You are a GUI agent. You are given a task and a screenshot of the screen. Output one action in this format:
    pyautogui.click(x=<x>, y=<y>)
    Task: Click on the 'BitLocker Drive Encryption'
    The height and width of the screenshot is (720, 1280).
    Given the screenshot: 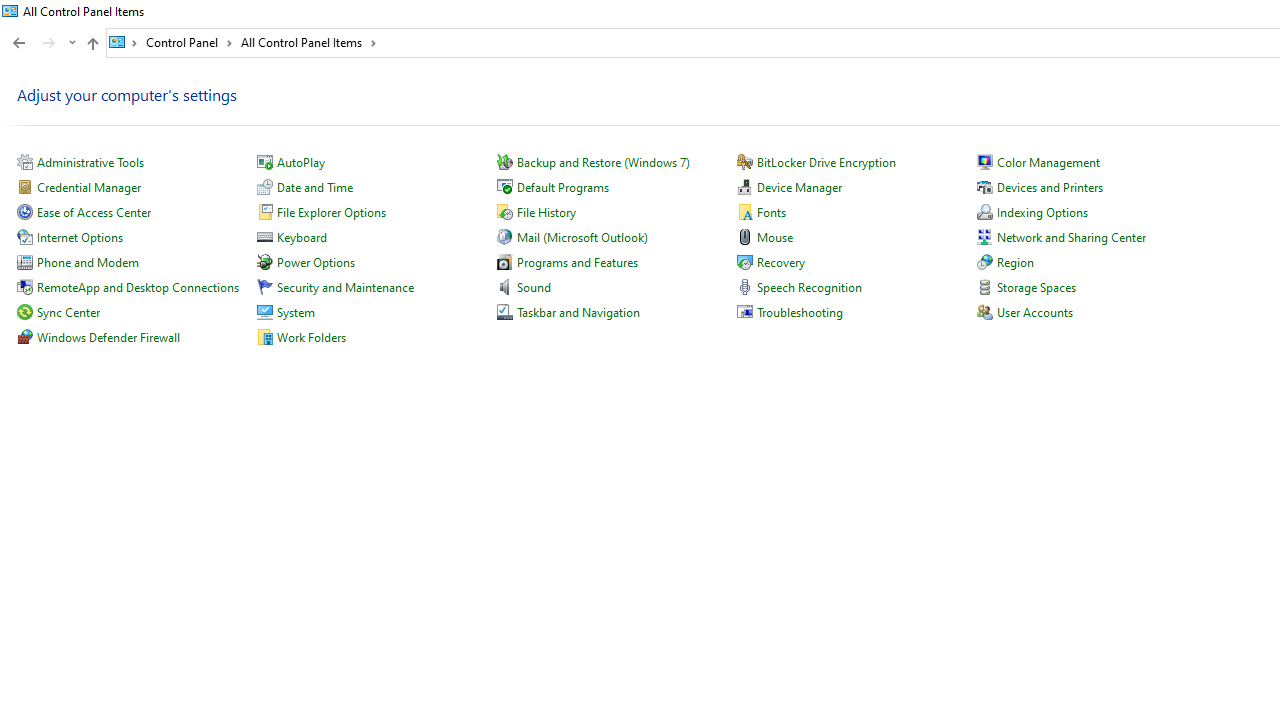 What is the action you would take?
    pyautogui.click(x=826, y=161)
    